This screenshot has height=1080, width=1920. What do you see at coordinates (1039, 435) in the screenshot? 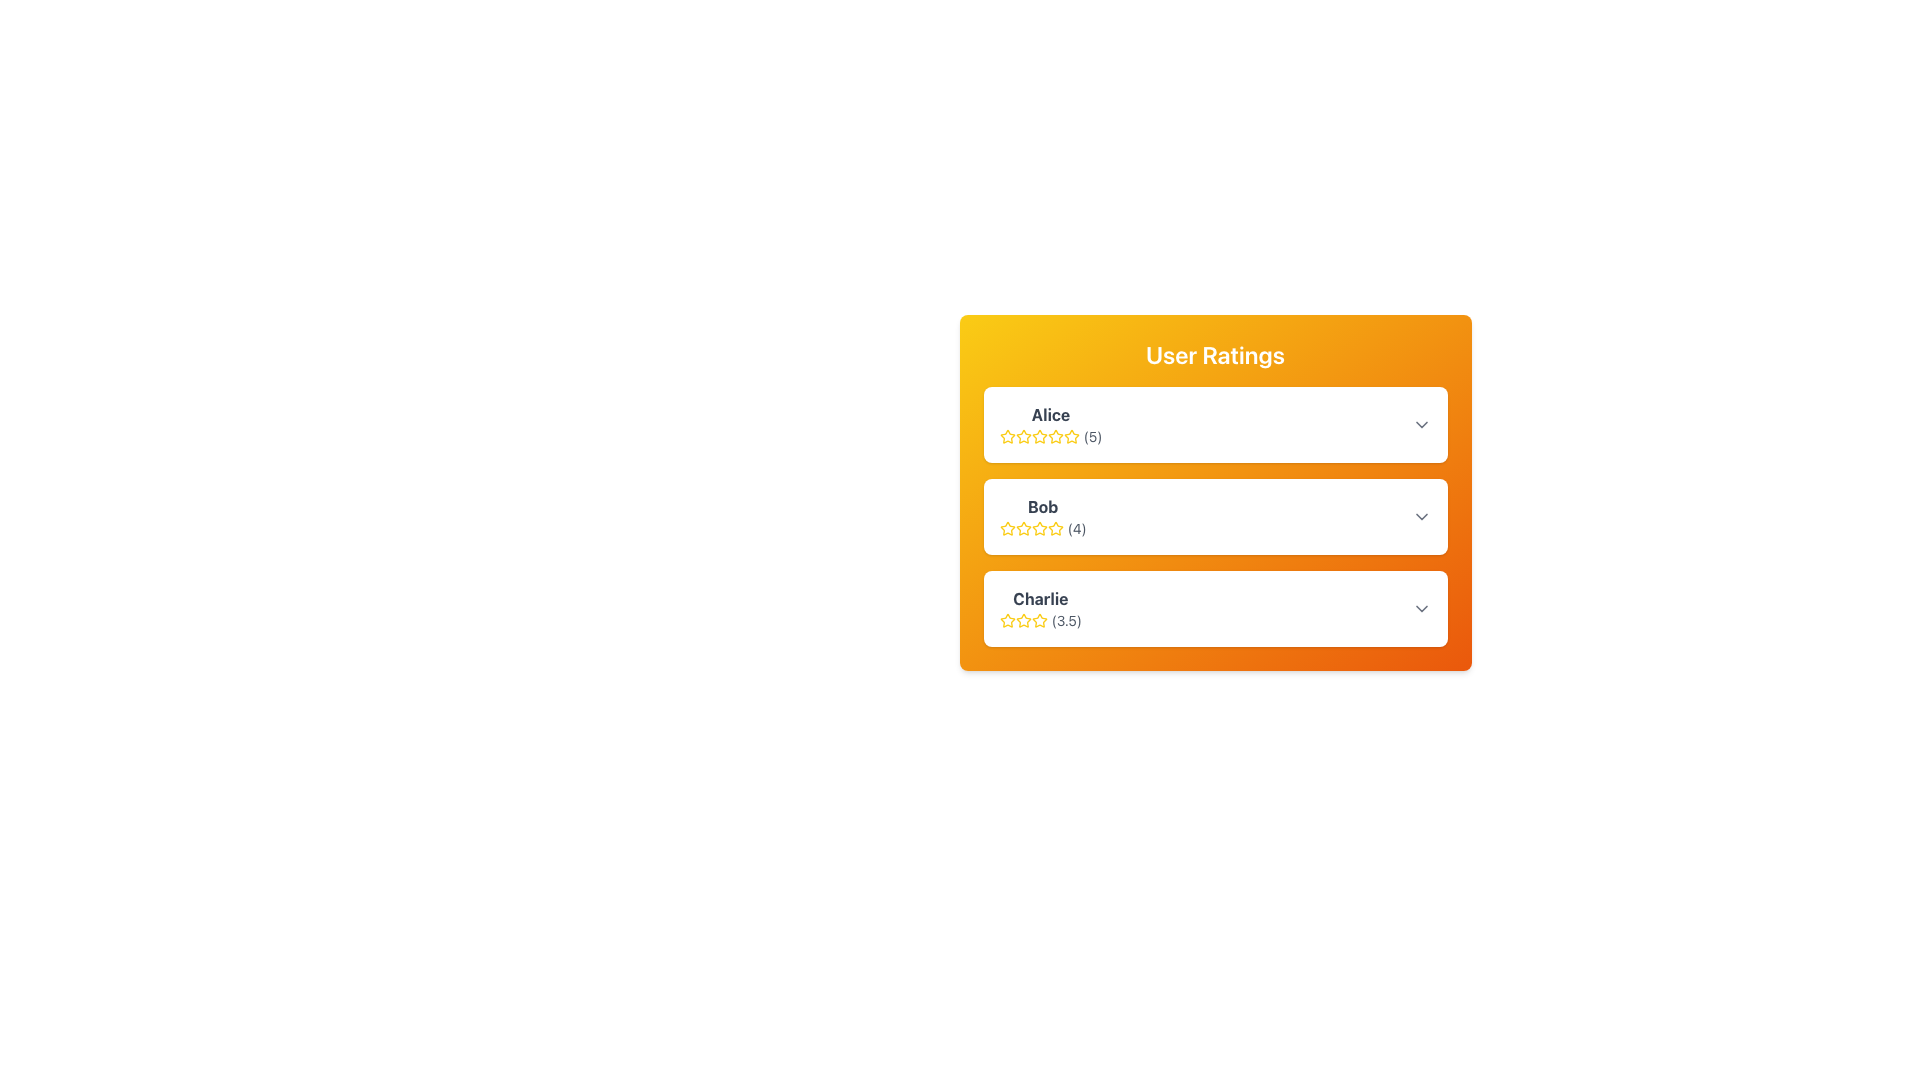
I see `the fourth star icon in the user ratings row labeled 'Alice', which serves as a visual indicator of a rating` at bounding box center [1039, 435].